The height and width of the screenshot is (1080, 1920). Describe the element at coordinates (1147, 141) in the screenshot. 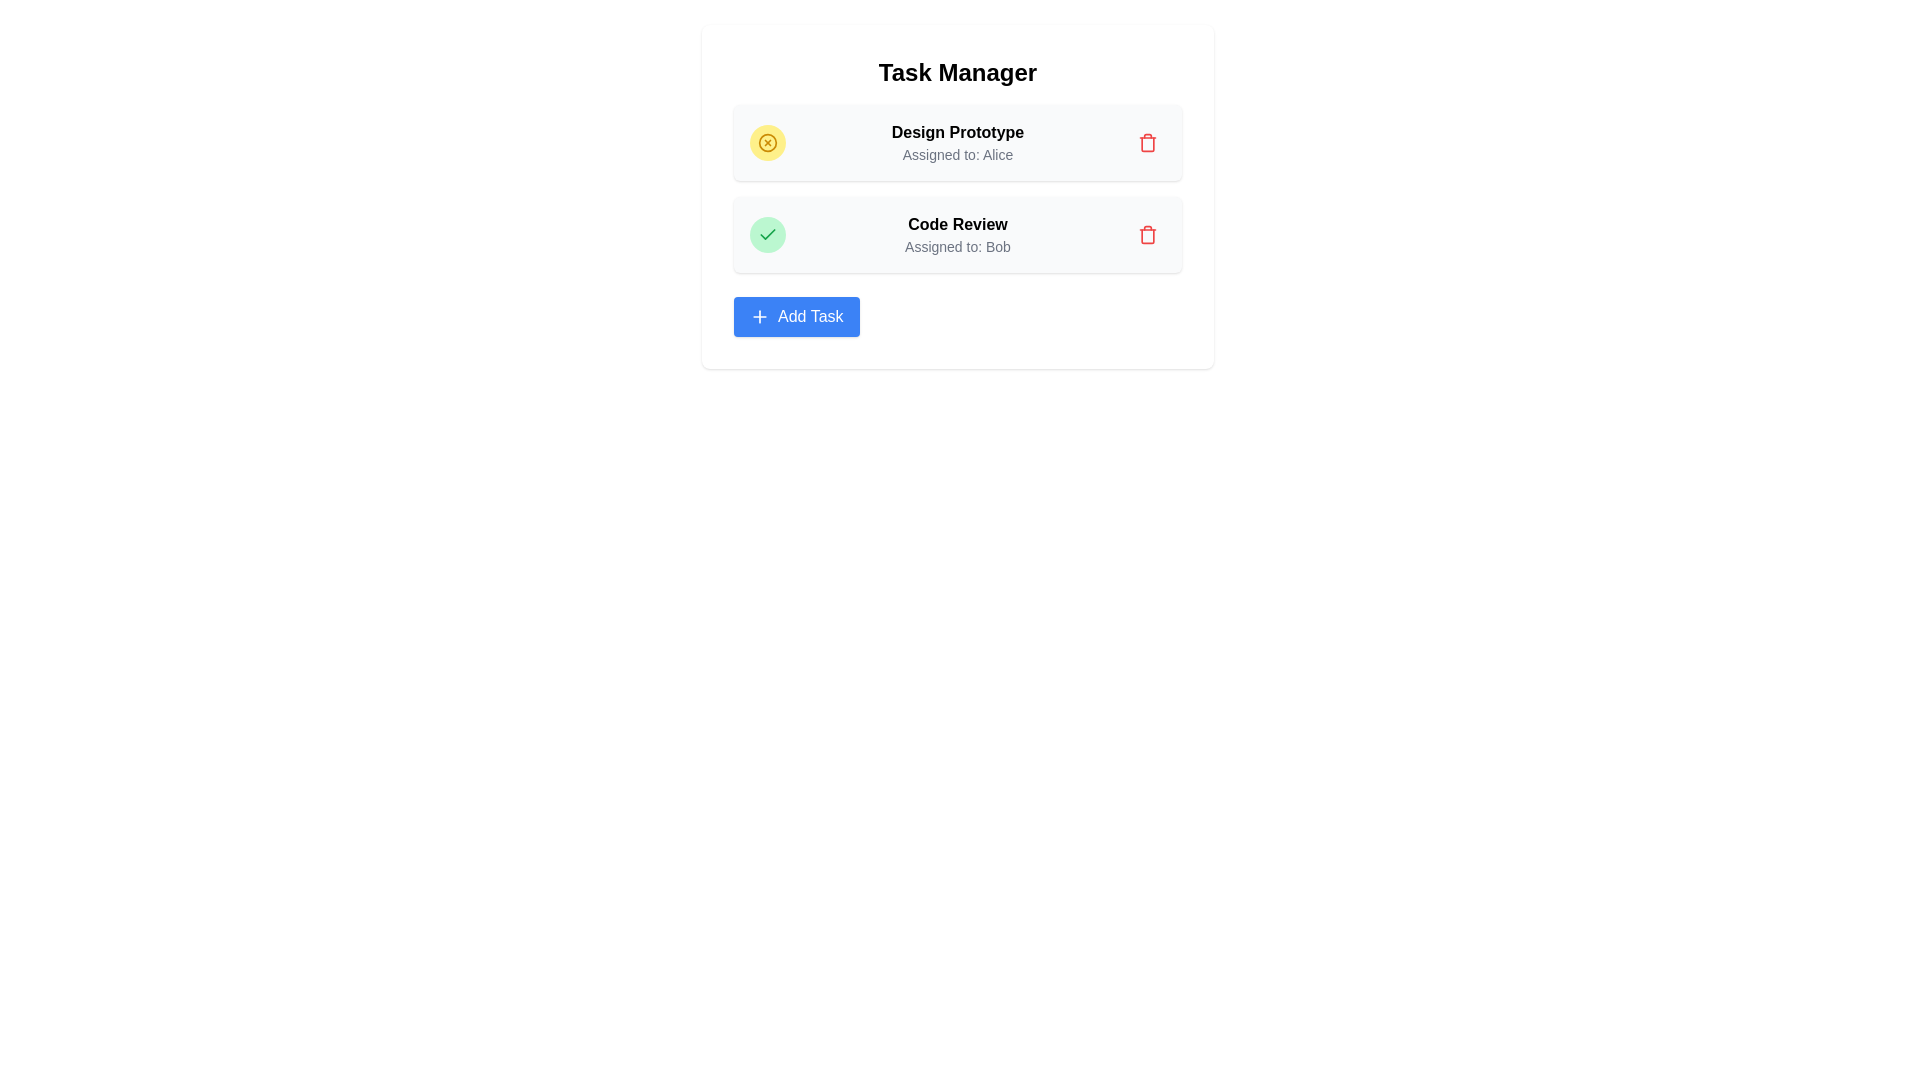

I see `the red trash bin button located in the upper right corner of the card labeled 'Design Prototype Assigned to: Alice' to initiate the delete action` at that location.